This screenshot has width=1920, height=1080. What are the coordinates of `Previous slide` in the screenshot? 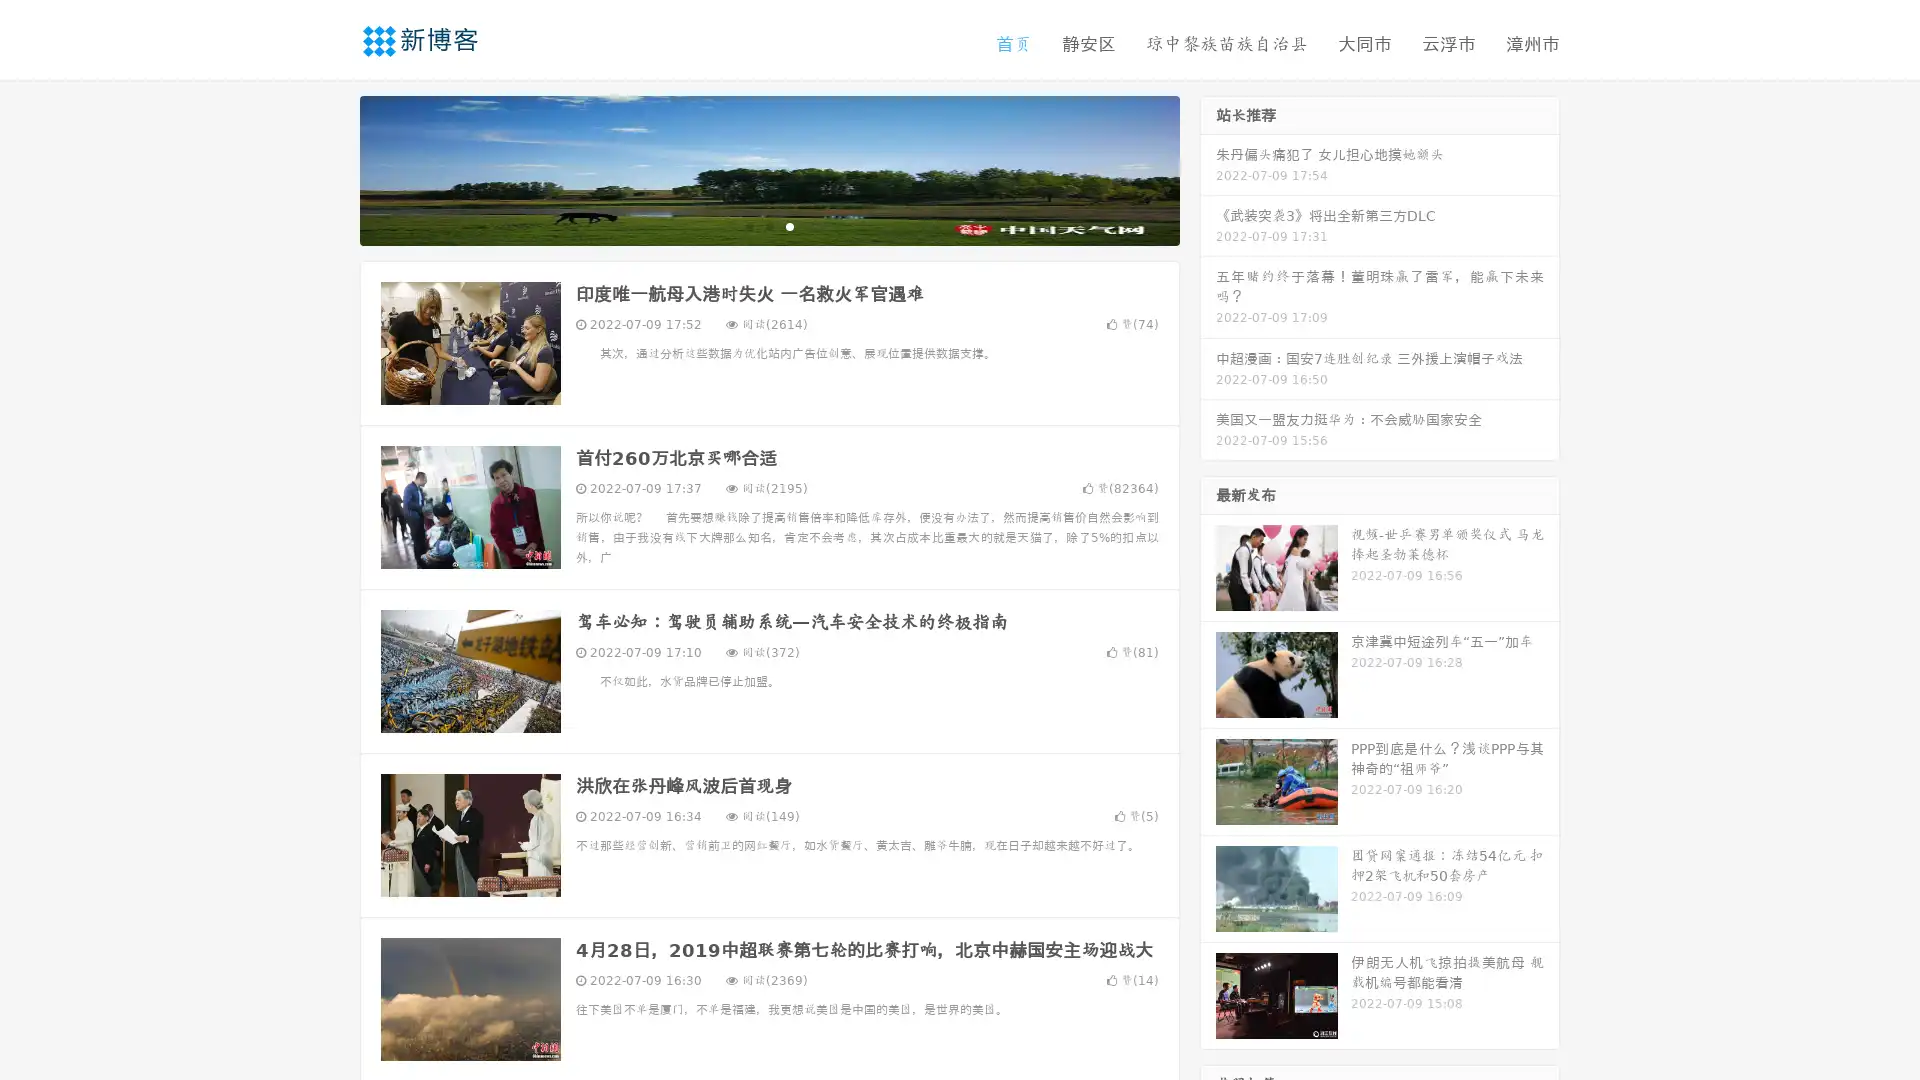 It's located at (330, 168).